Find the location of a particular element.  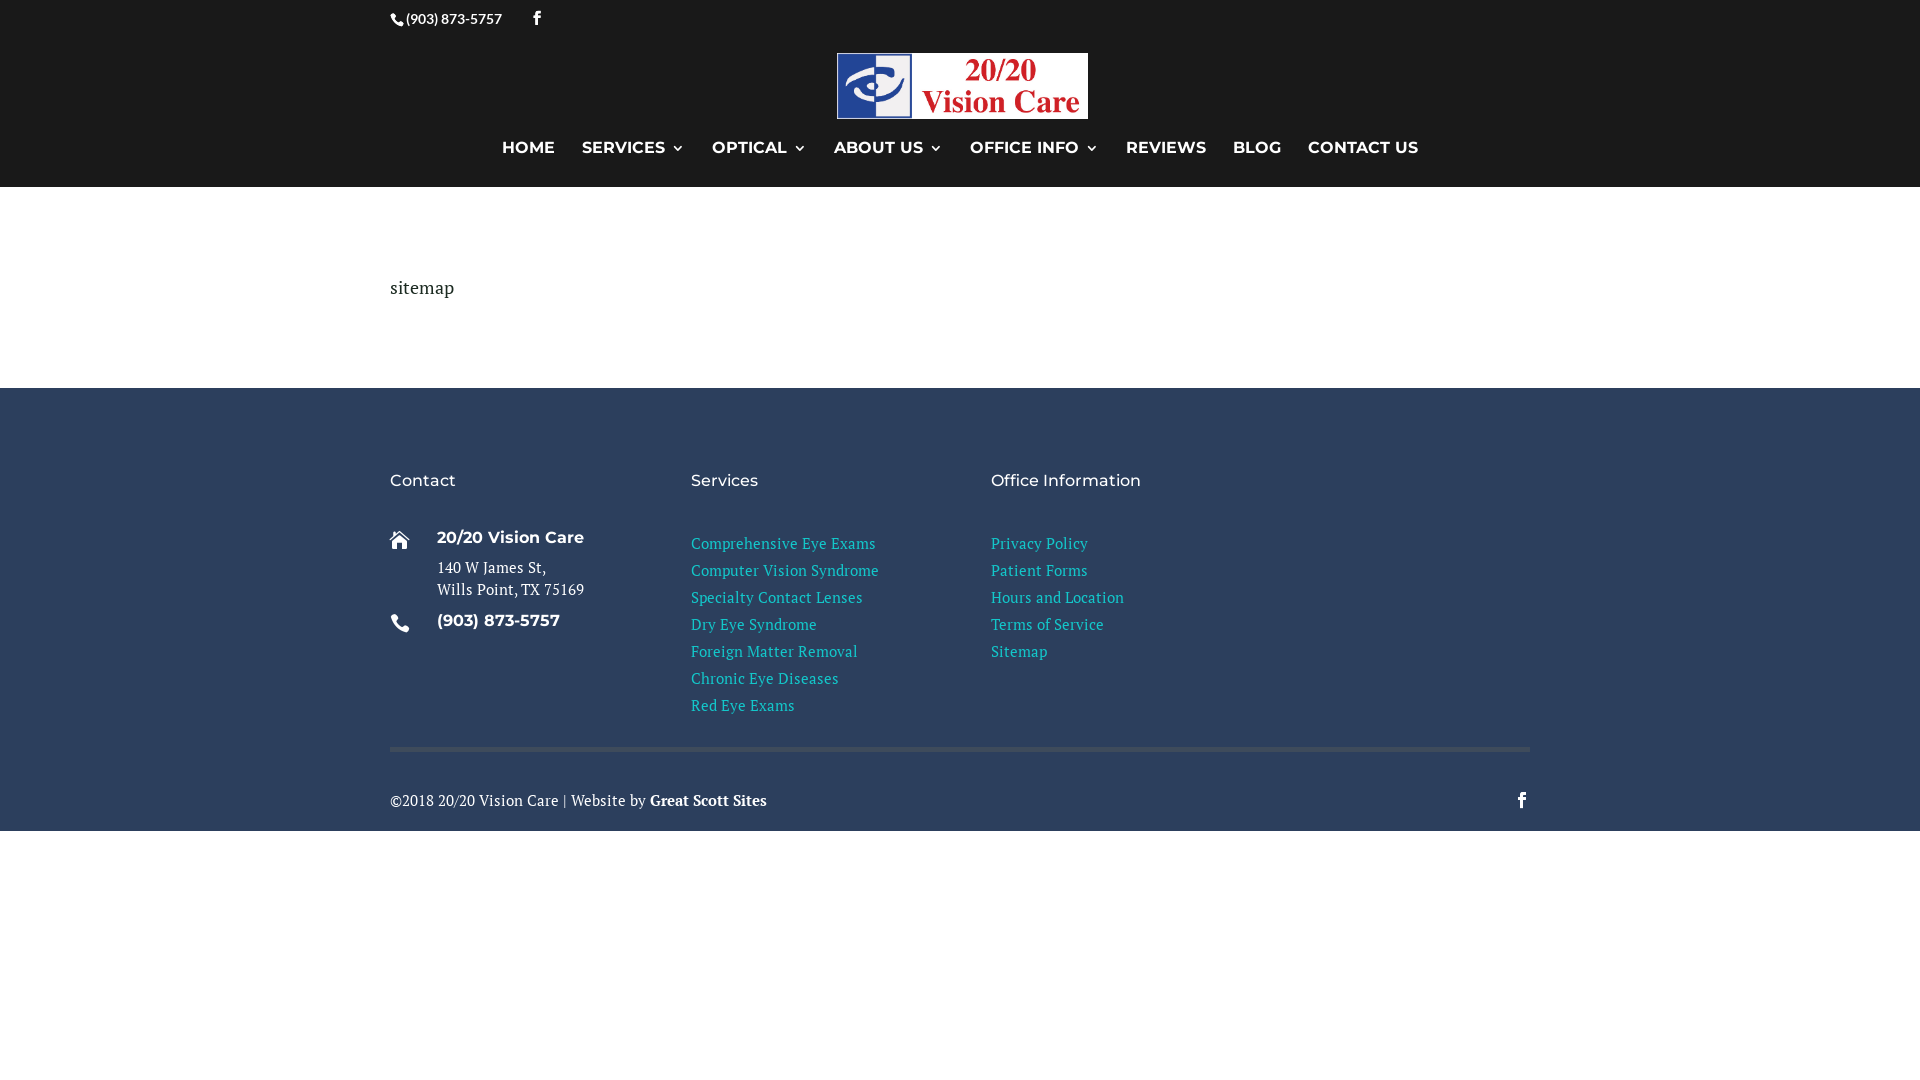

'Patient Forms' is located at coordinates (990, 570).